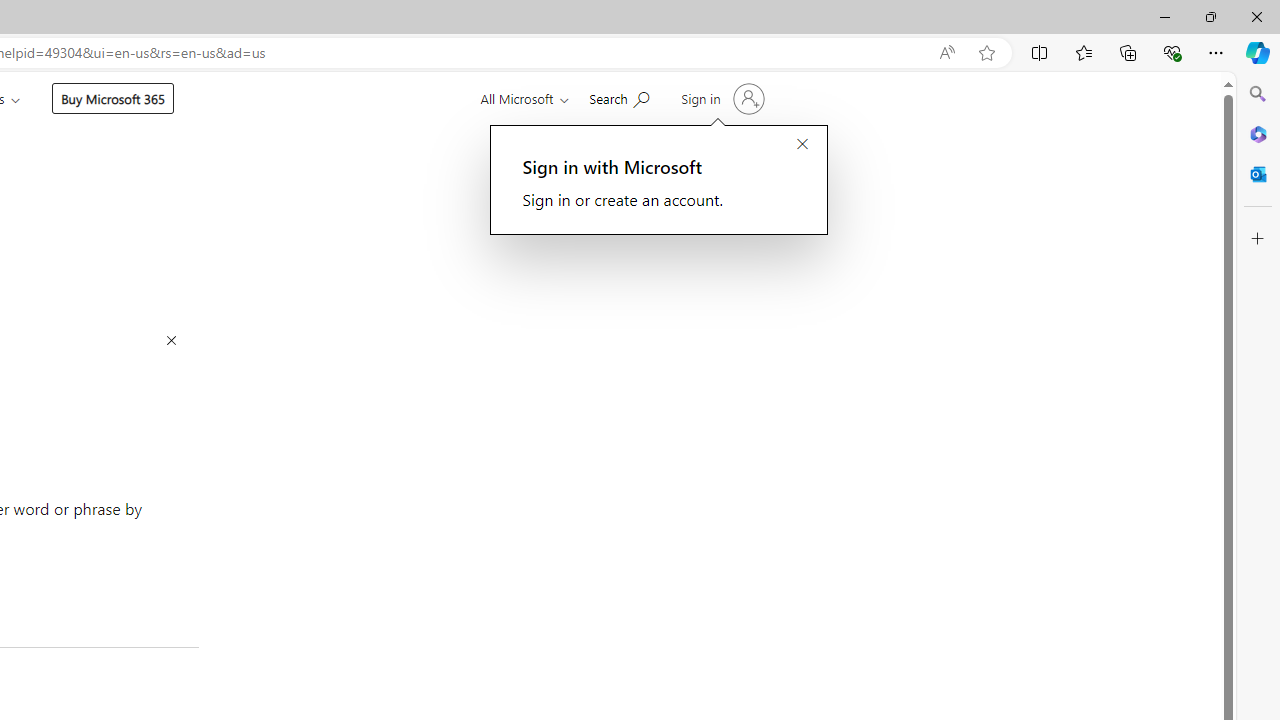 The image size is (1280, 720). Describe the element at coordinates (1040, 51) in the screenshot. I see `'Split screen'` at that location.